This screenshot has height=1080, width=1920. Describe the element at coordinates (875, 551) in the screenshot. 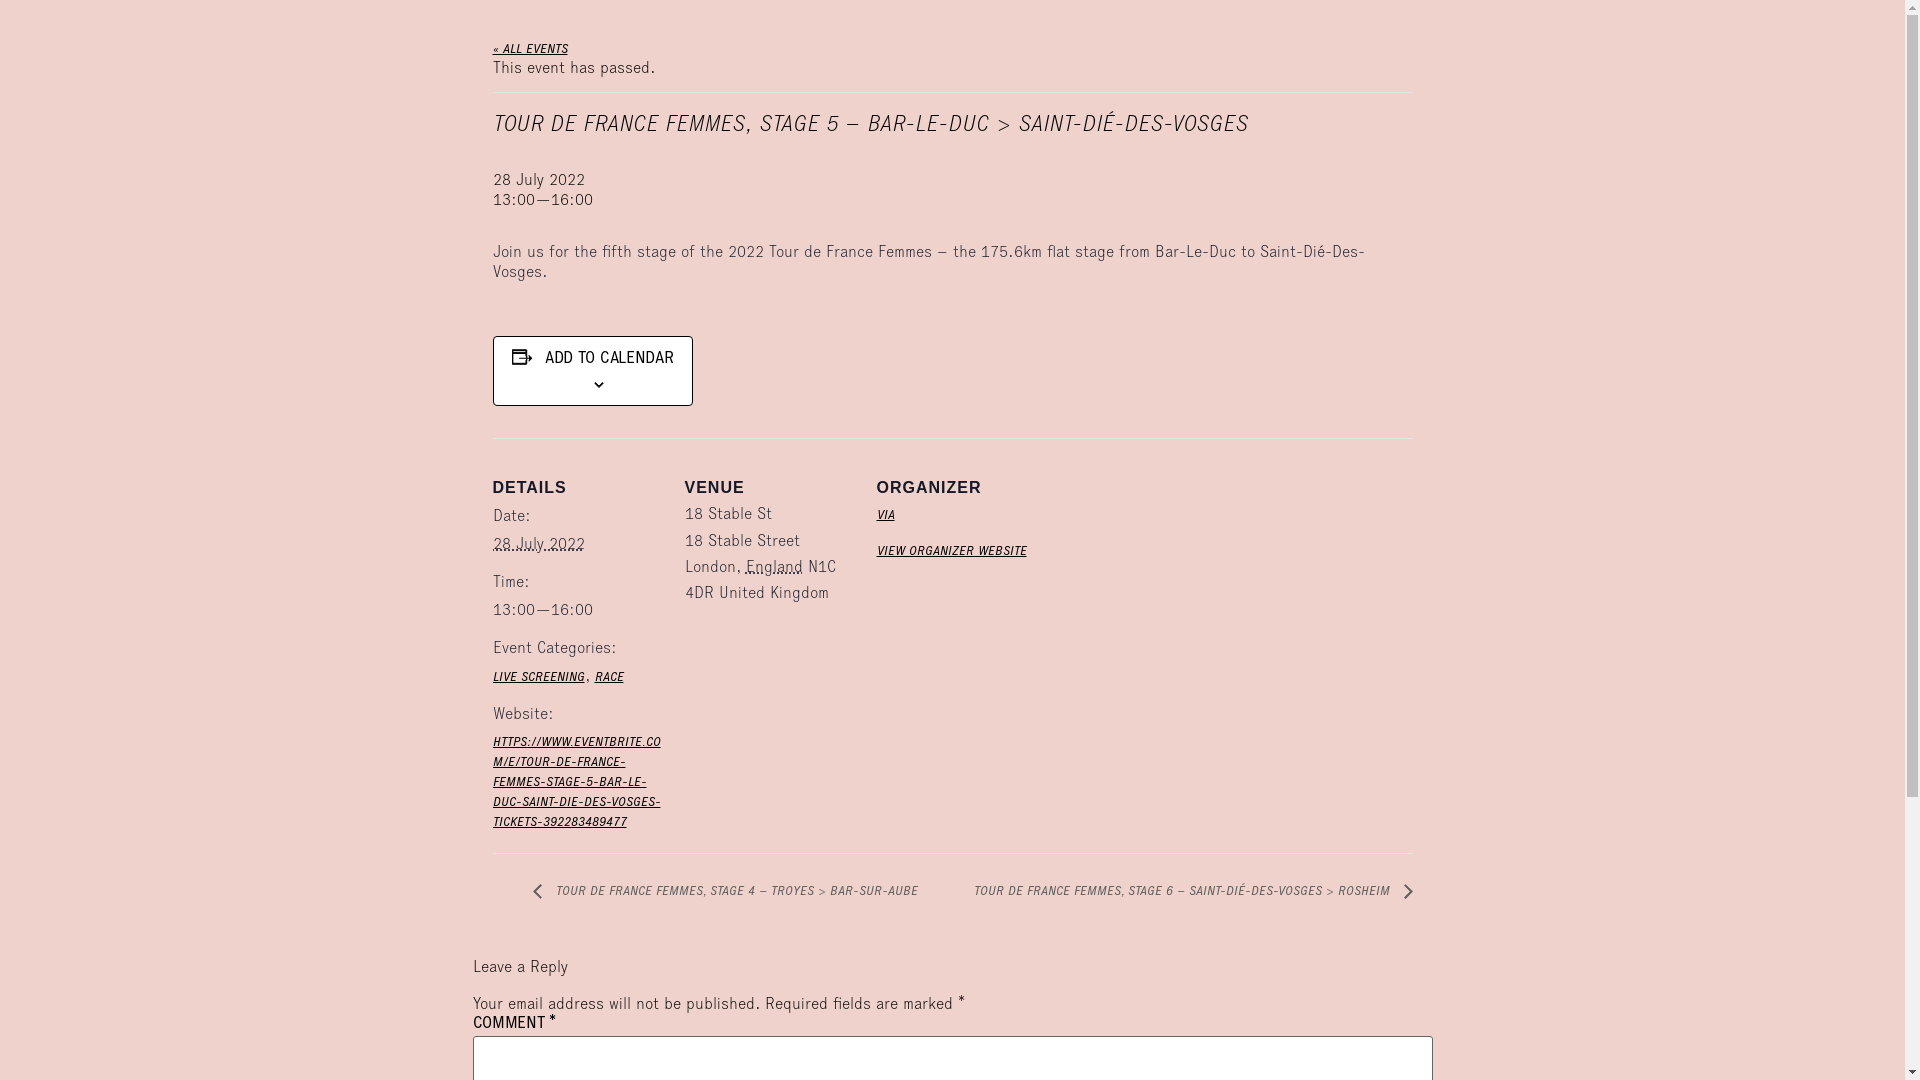

I see `'VIEW ORGANIZER WEBSITE'` at that location.